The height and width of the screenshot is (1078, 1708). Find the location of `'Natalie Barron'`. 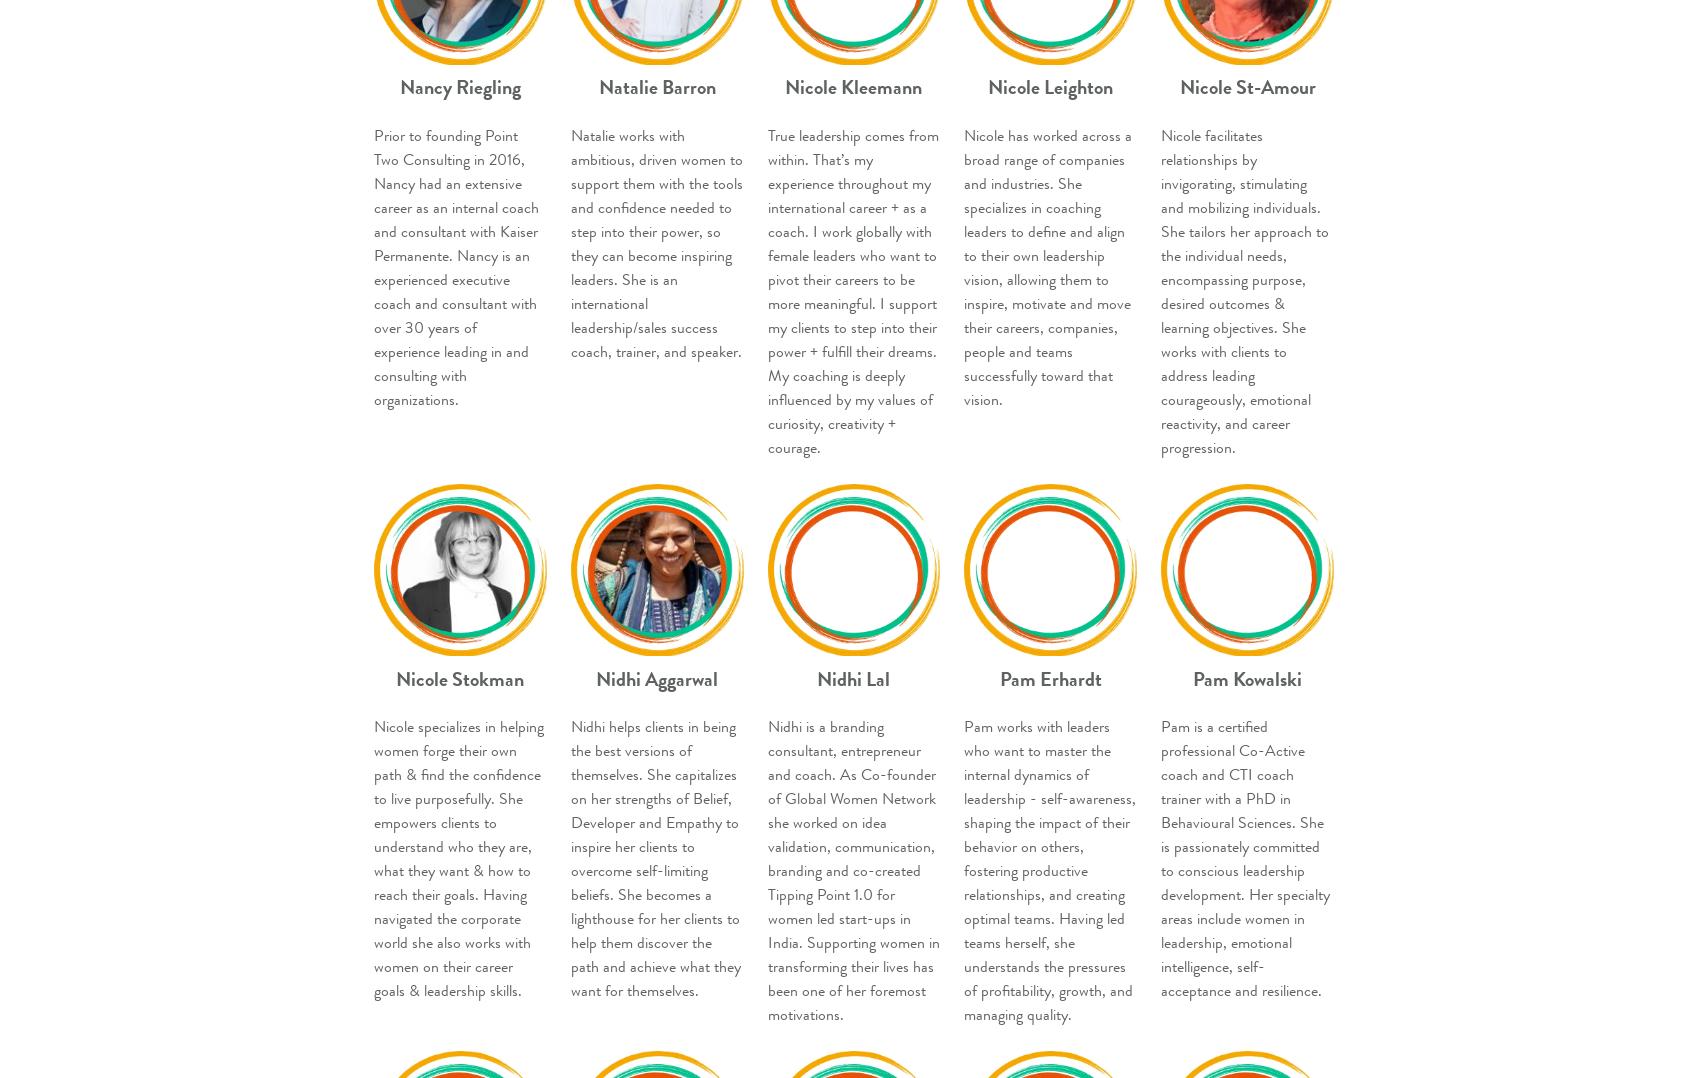

'Natalie Barron' is located at coordinates (656, 86).